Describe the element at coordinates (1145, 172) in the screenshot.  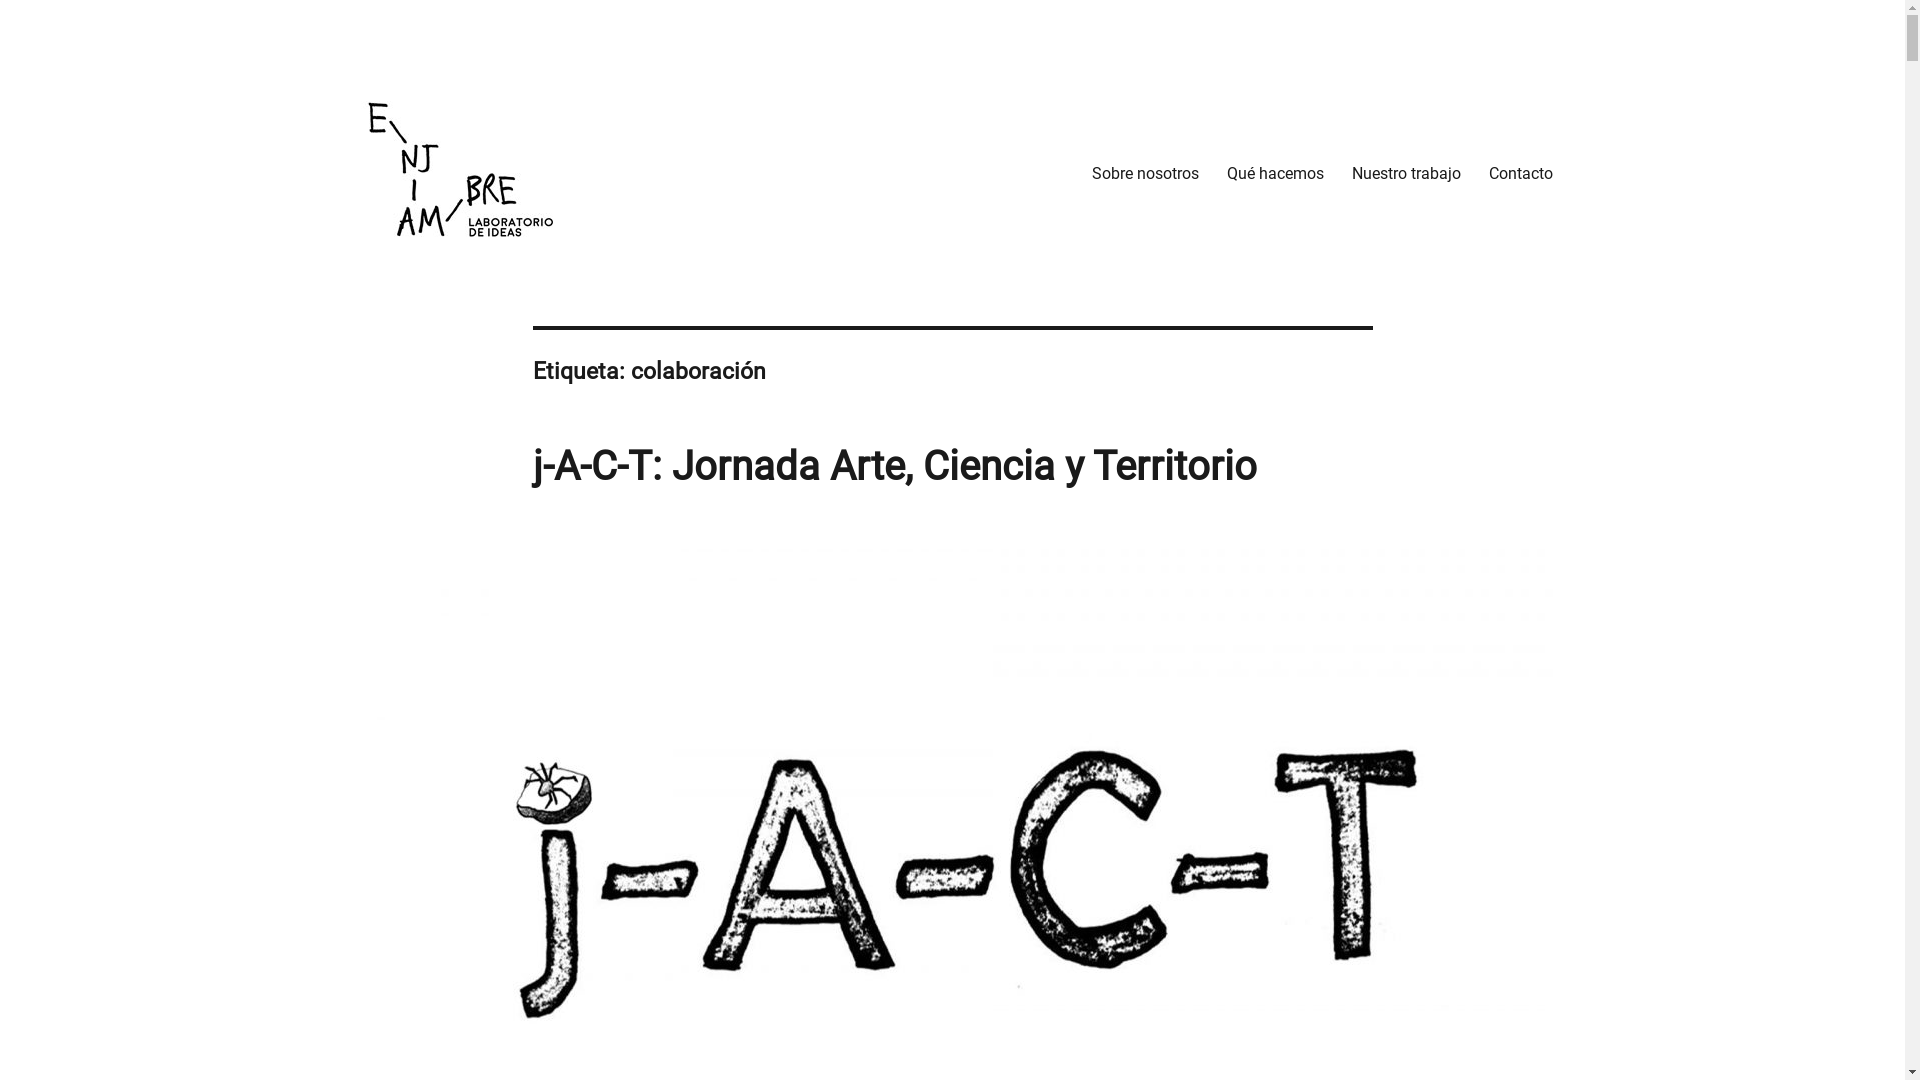
I see `'Sobre nosotros'` at that location.